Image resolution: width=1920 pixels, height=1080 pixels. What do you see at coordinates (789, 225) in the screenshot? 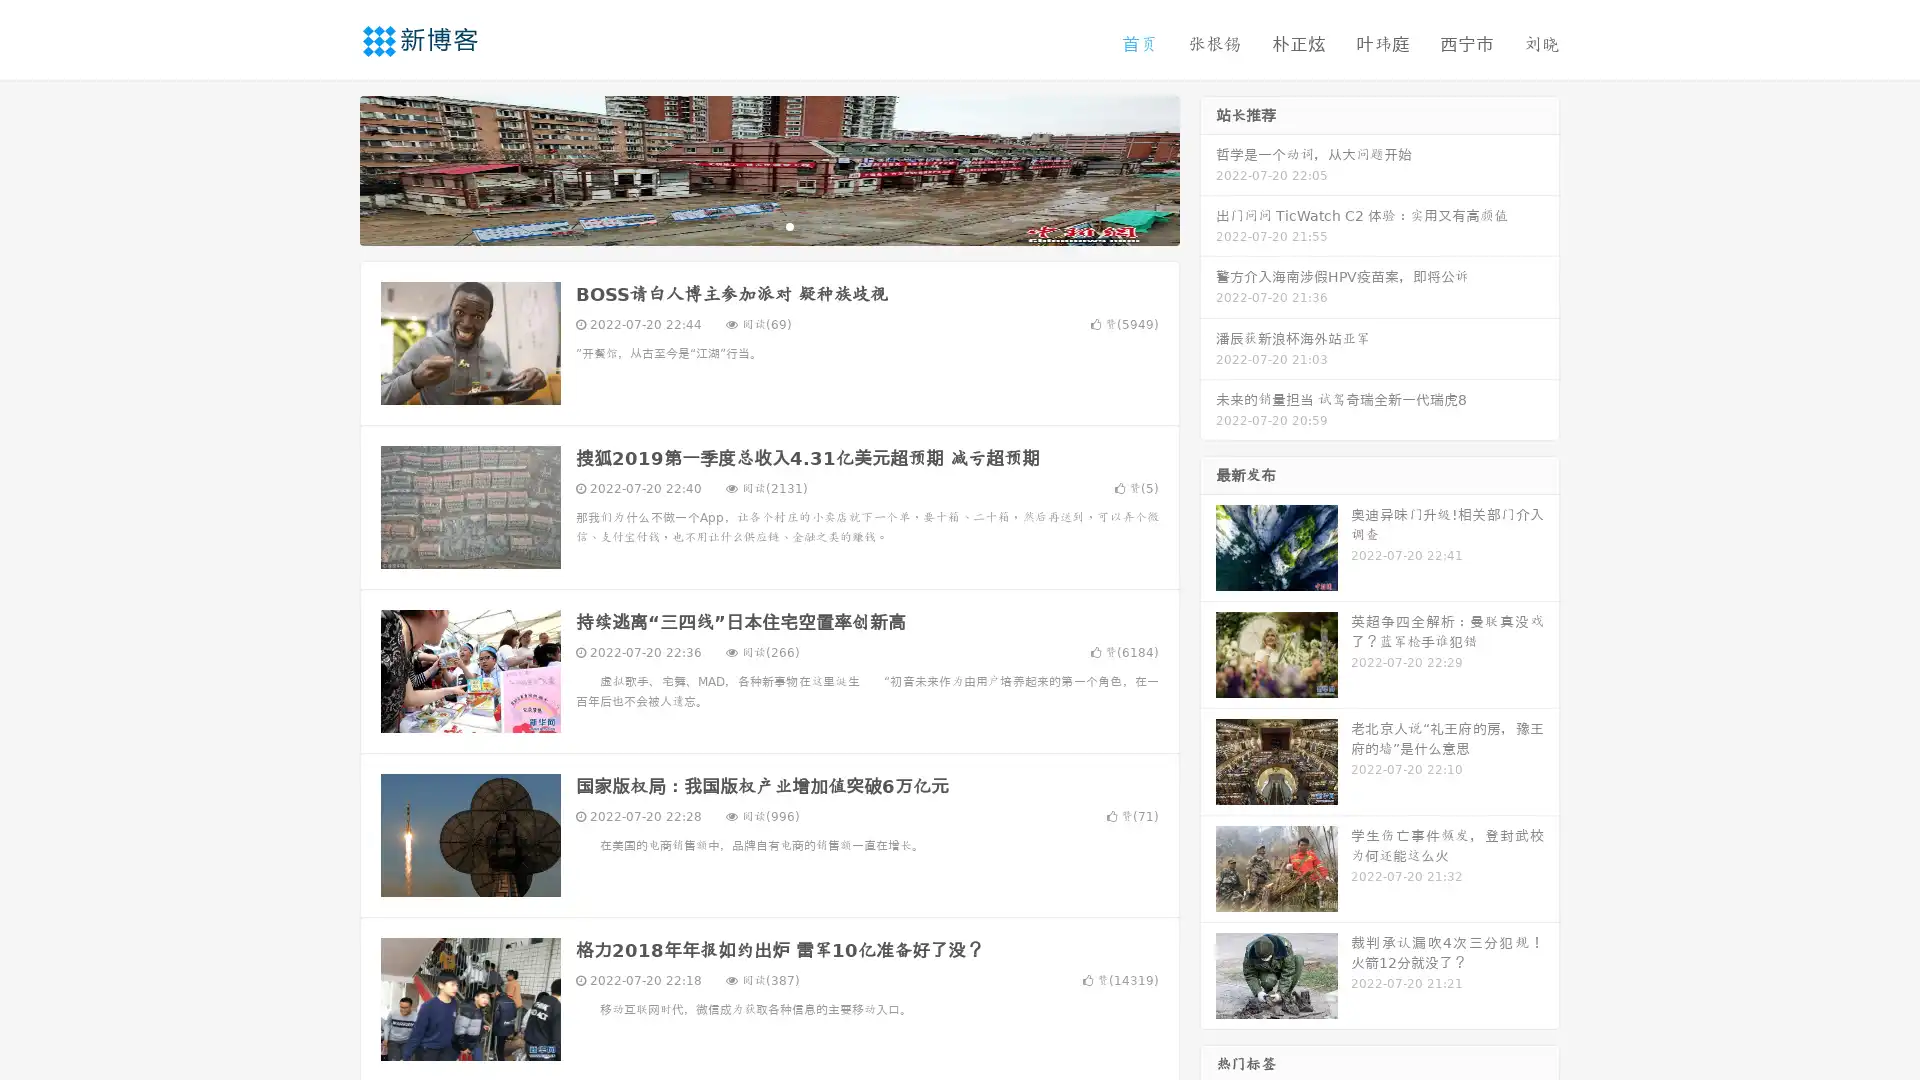
I see `Go to slide 3` at bounding box center [789, 225].